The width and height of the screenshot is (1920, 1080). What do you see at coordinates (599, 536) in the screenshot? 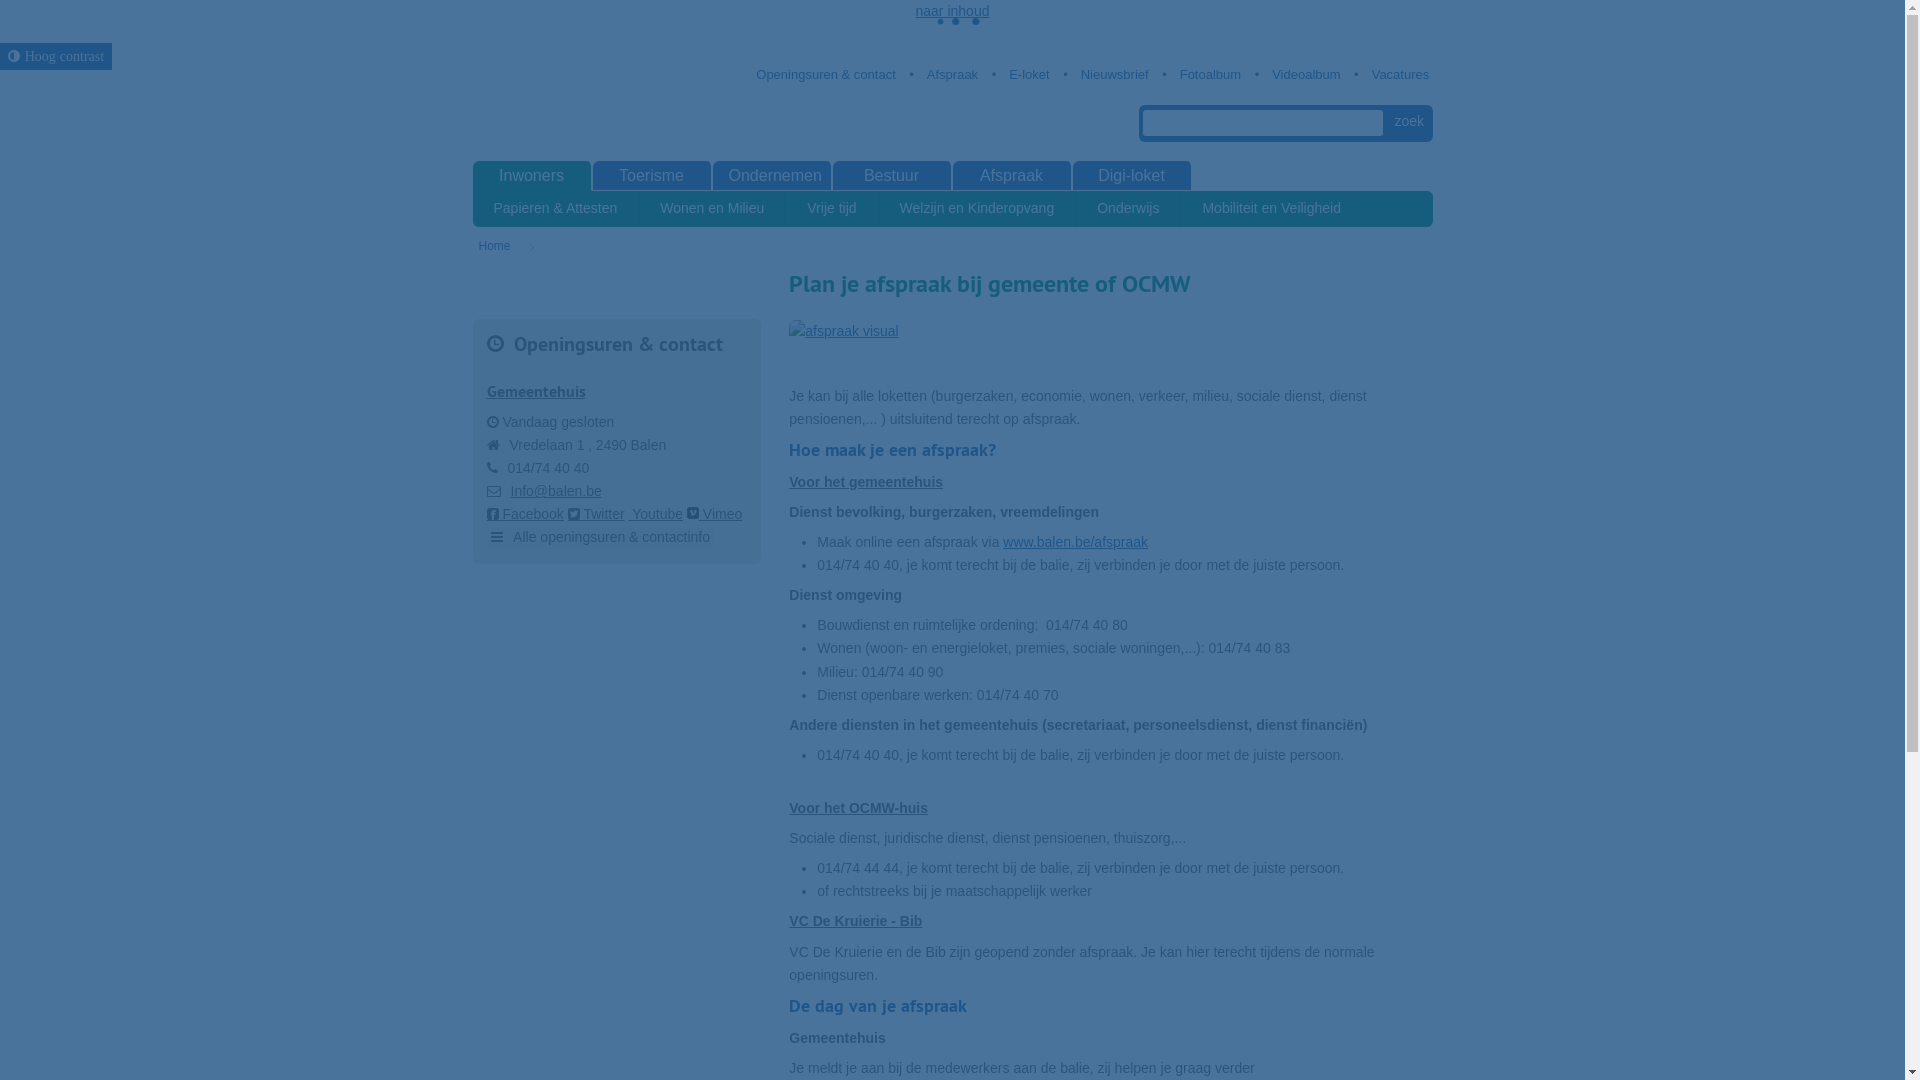
I see `'Alle openingsuren & contactinfo'` at bounding box center [599, 536].